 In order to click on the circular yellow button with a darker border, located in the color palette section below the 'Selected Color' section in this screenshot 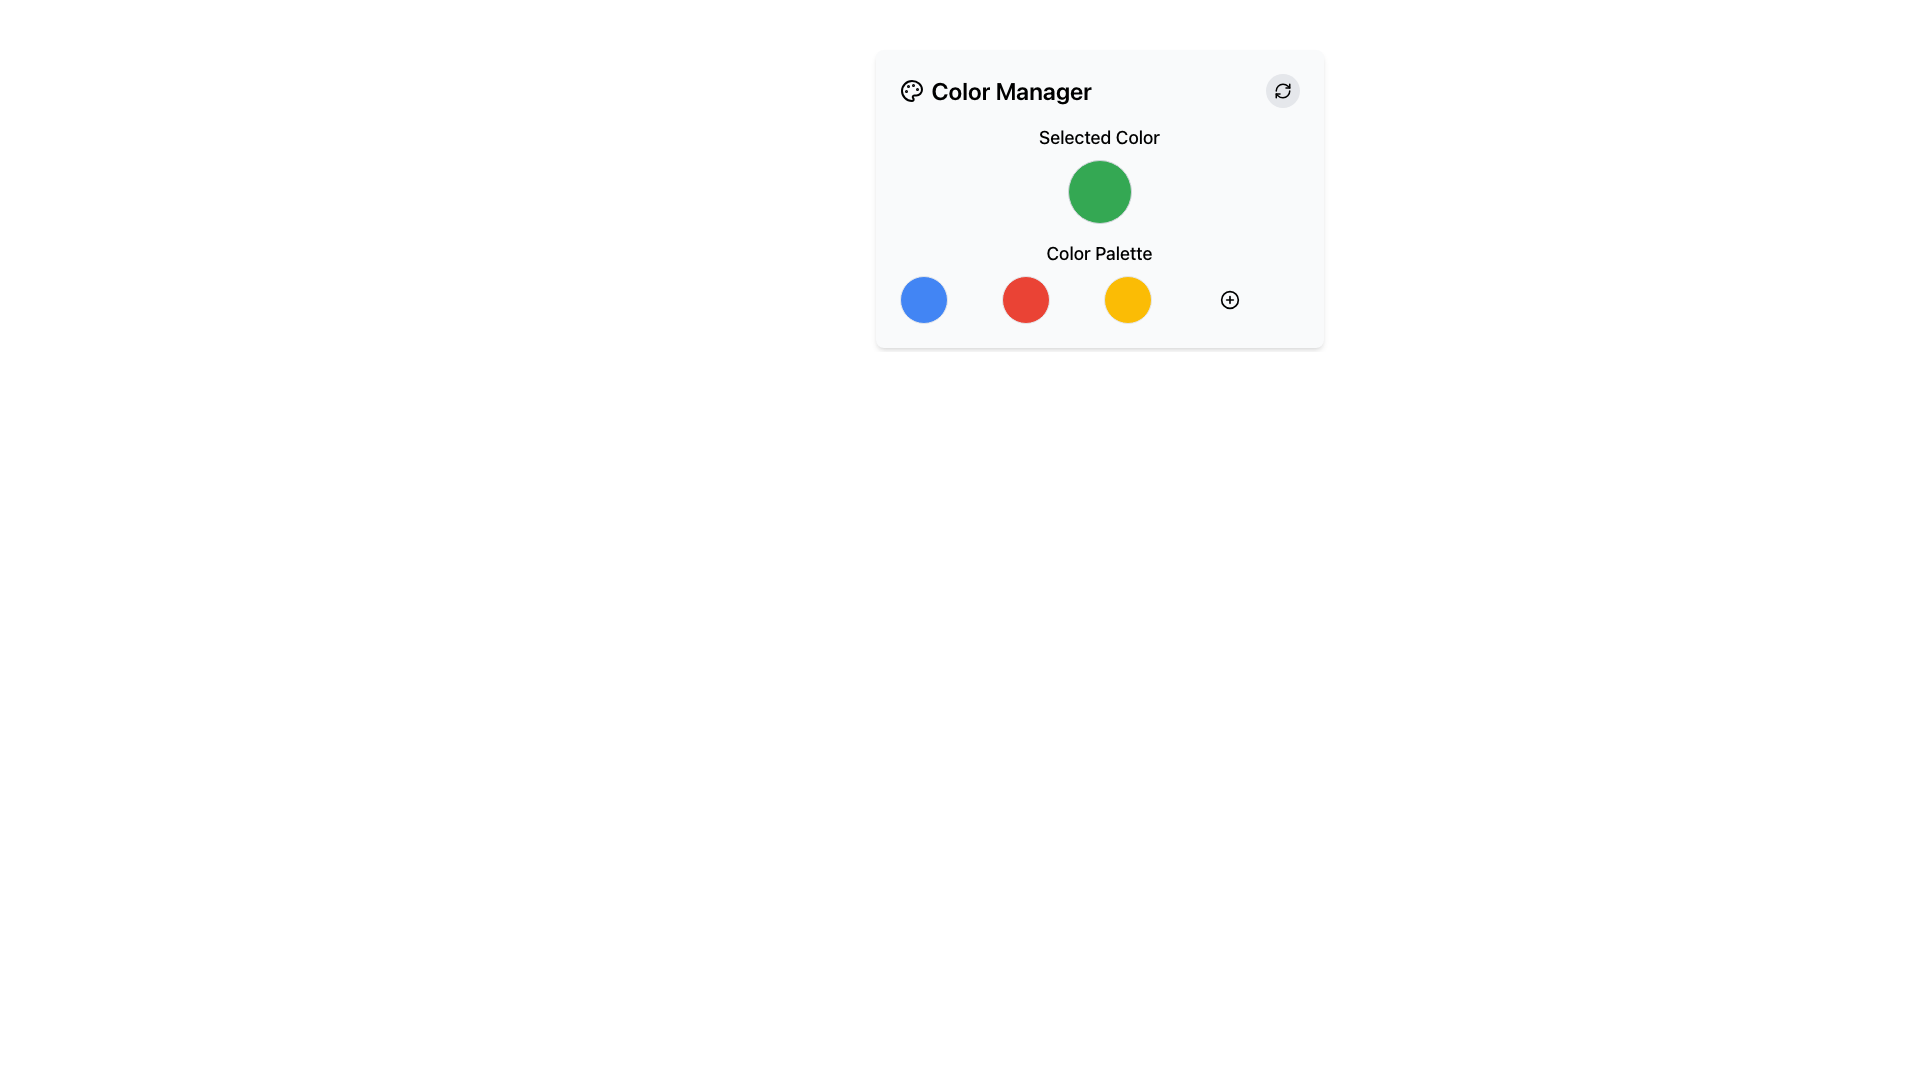, I will do `click(1127, 300)`.